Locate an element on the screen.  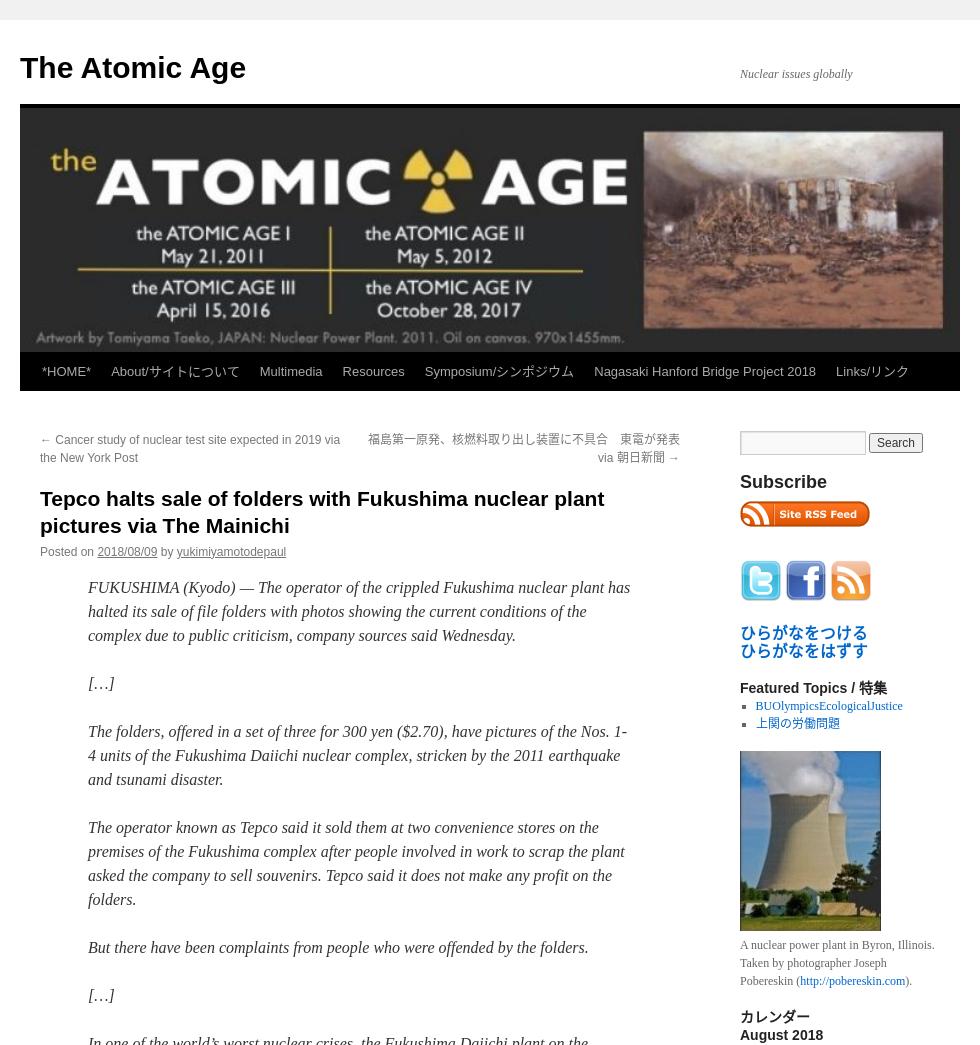
'BUOlympicsEcologicalJustice' is located at coordinates (754, 705).